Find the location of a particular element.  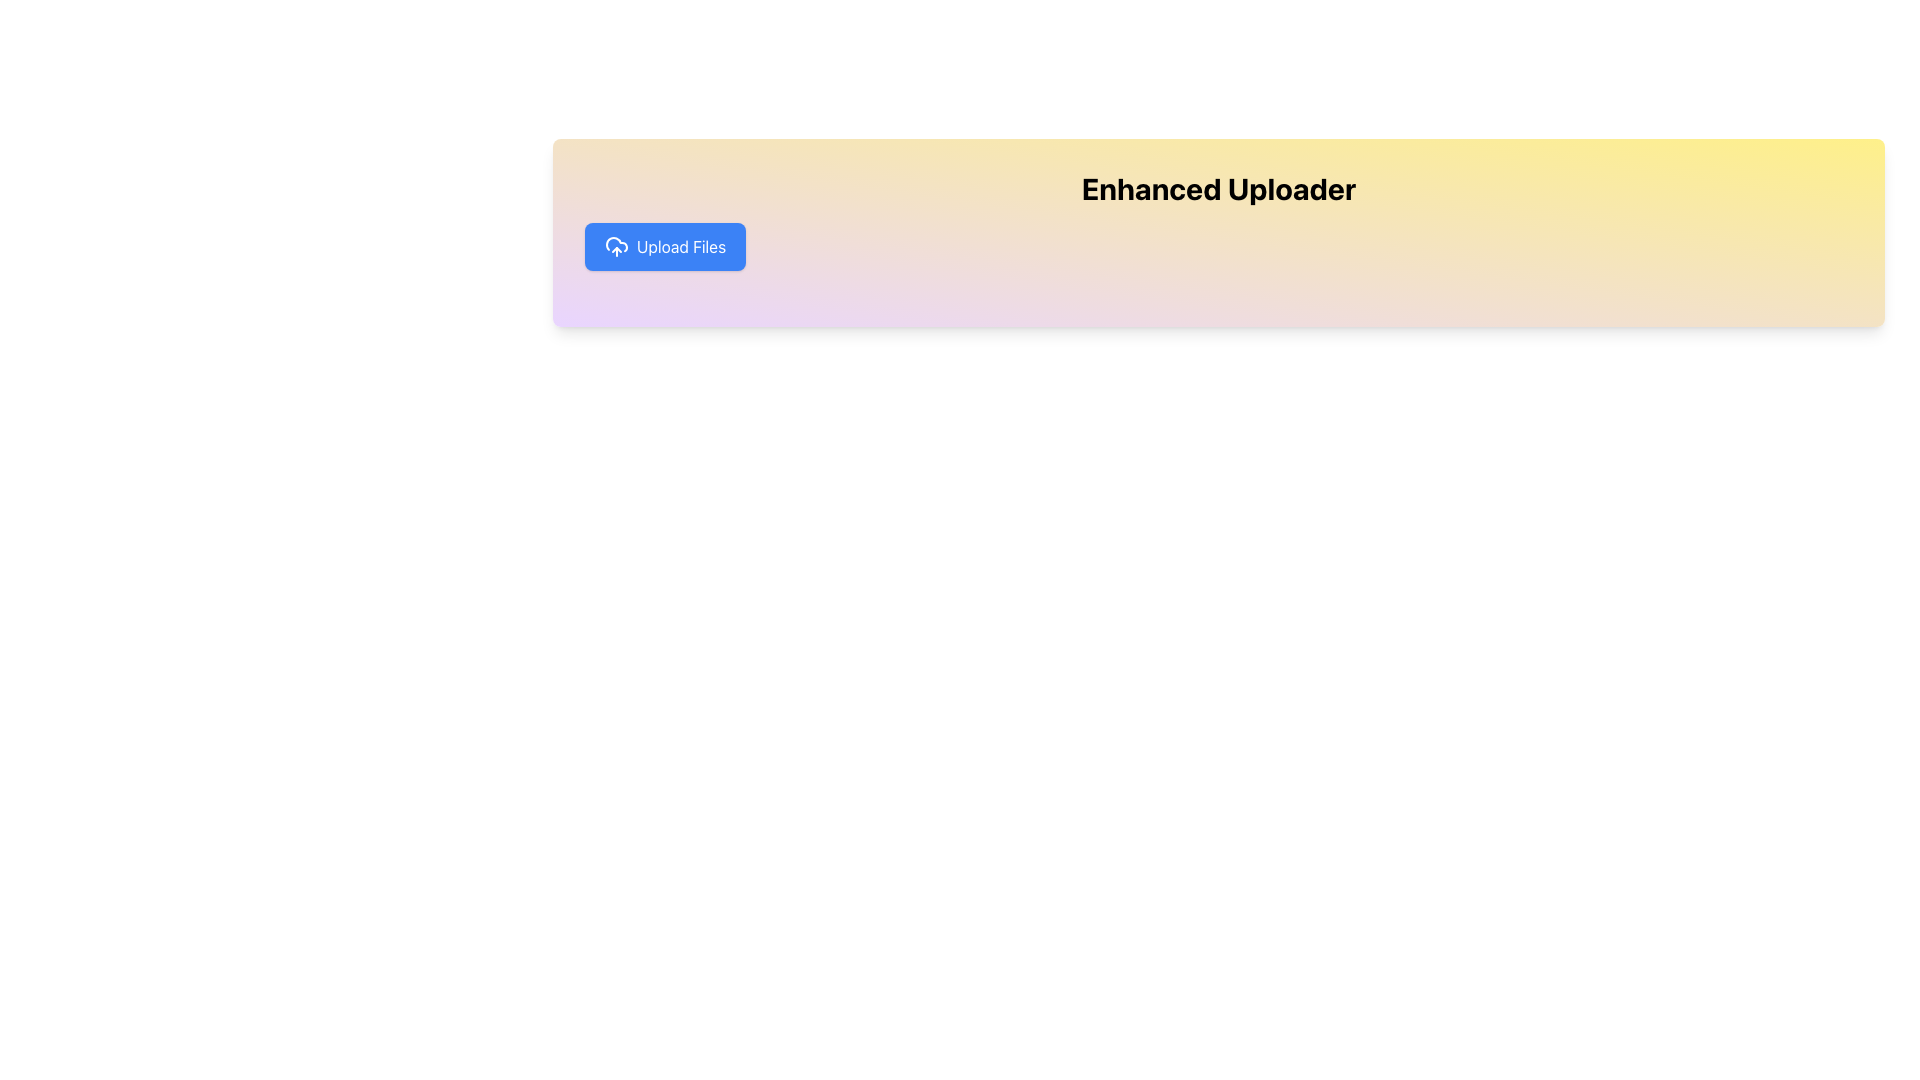

the cloud icon with an upward arrow, which is part of the 'Upload Files' button located on the top left of the interface is located at coordinates (616, 245).